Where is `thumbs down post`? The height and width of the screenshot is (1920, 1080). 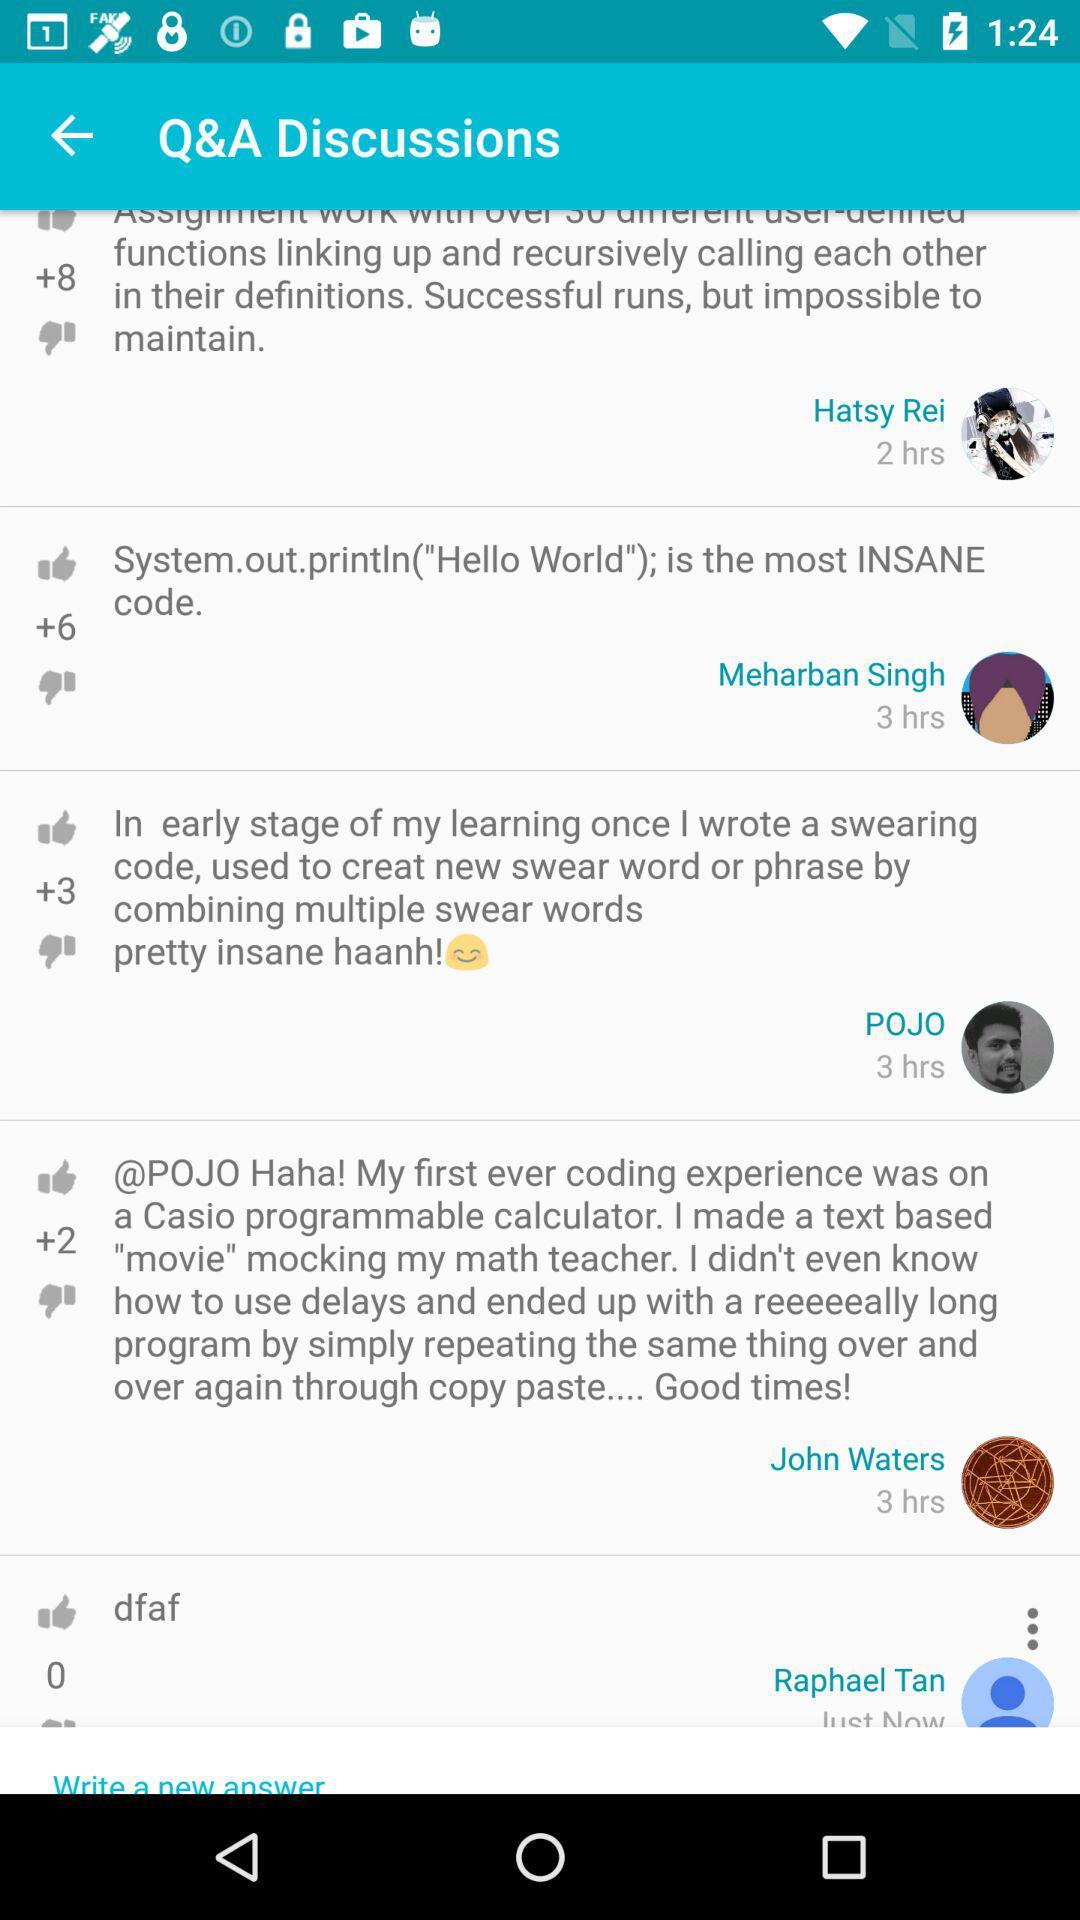 thumbs down post is located at coordinates (55, 338).